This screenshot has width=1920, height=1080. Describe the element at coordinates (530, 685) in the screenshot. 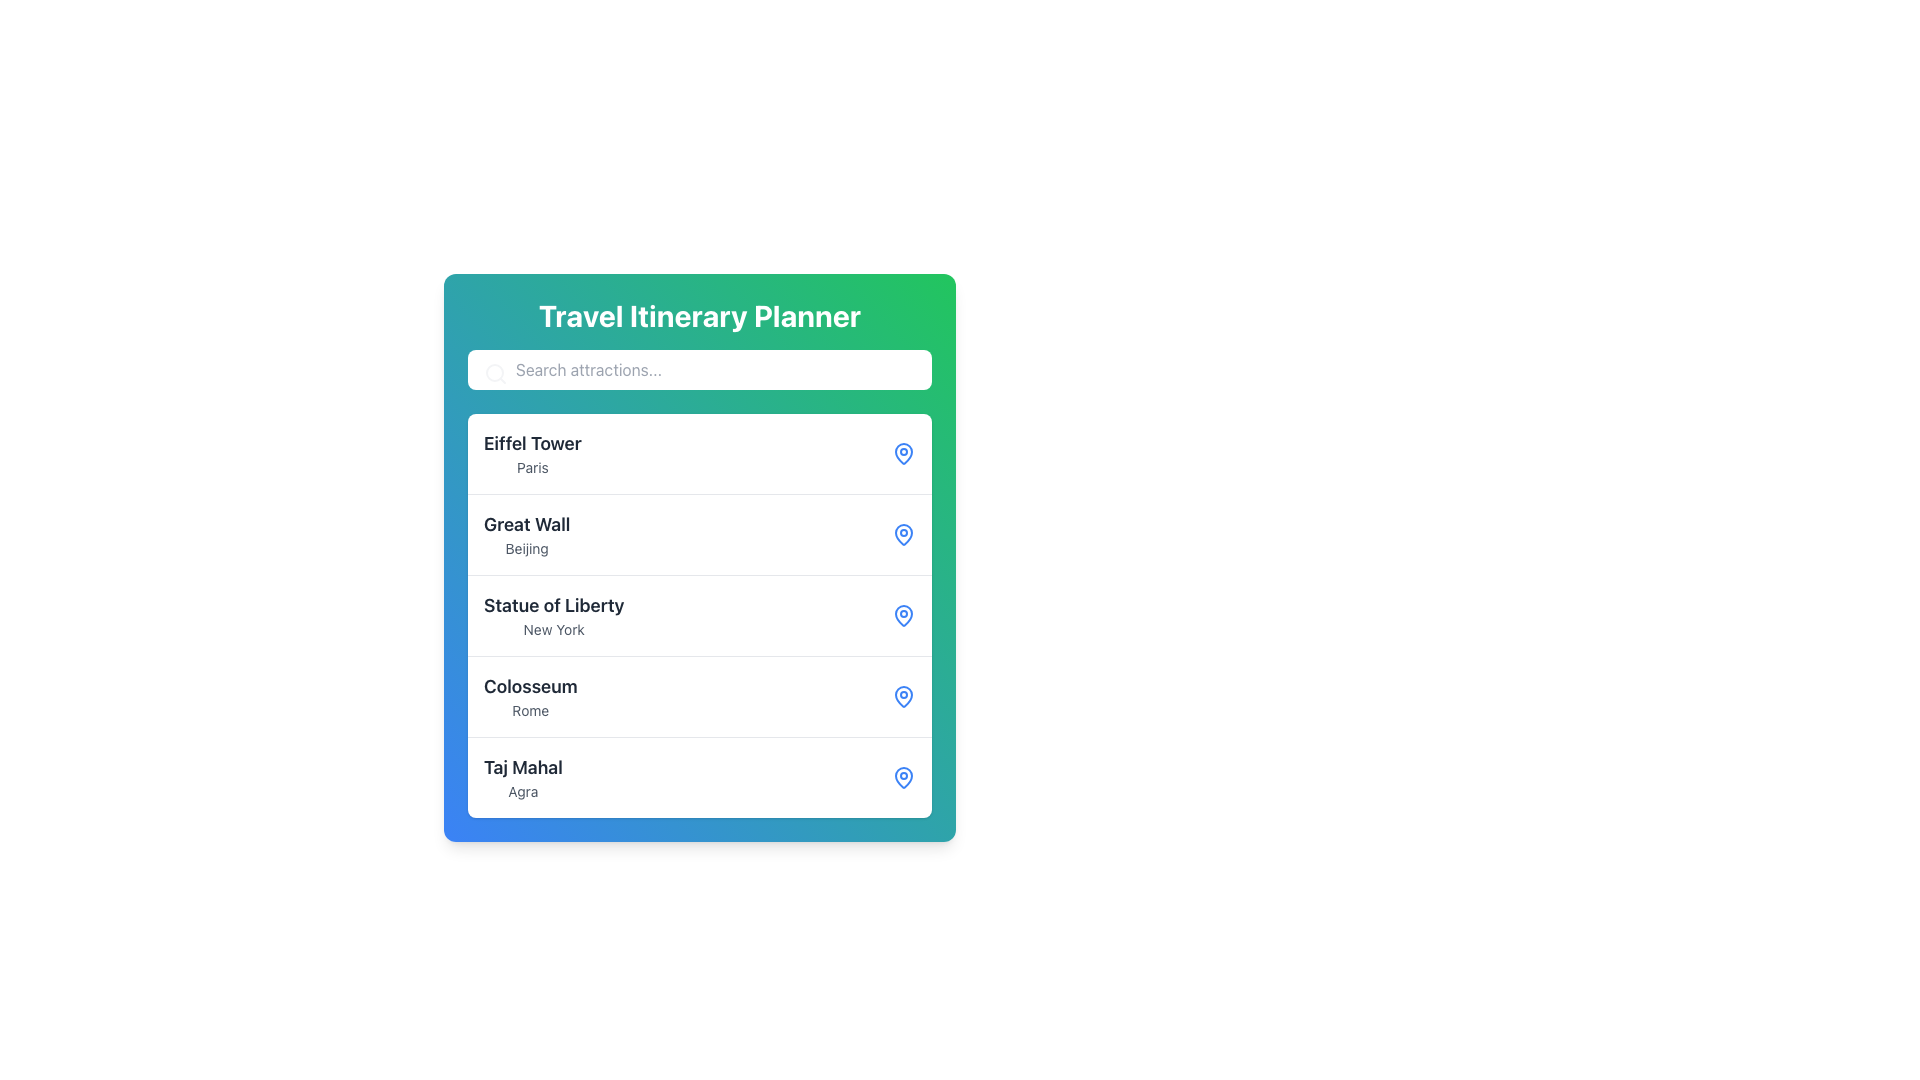

I see `the text label displaying 'Colosseum', which represents a travel attraction in the list` at that location.